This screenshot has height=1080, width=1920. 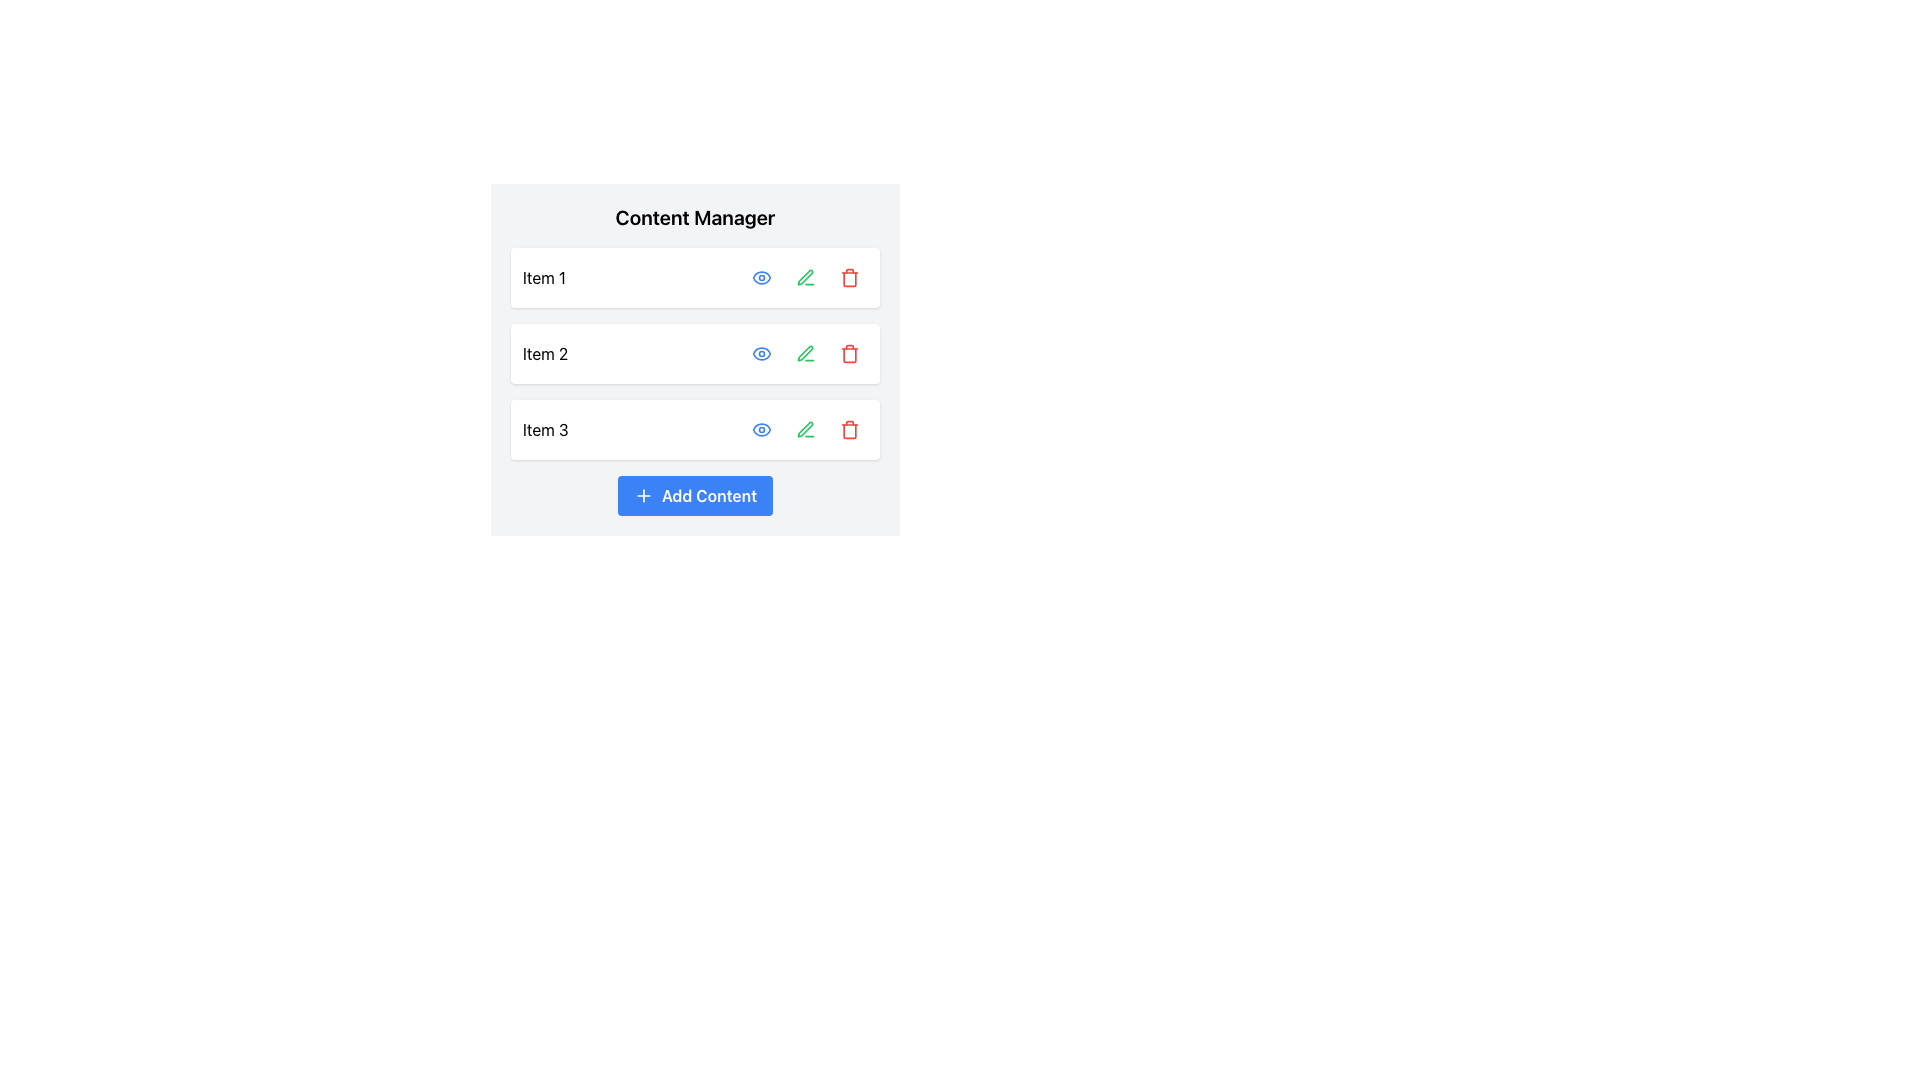 I want to click on the SVG Icon Button for the 'Item 2' entry, so click(x=761, y=353).